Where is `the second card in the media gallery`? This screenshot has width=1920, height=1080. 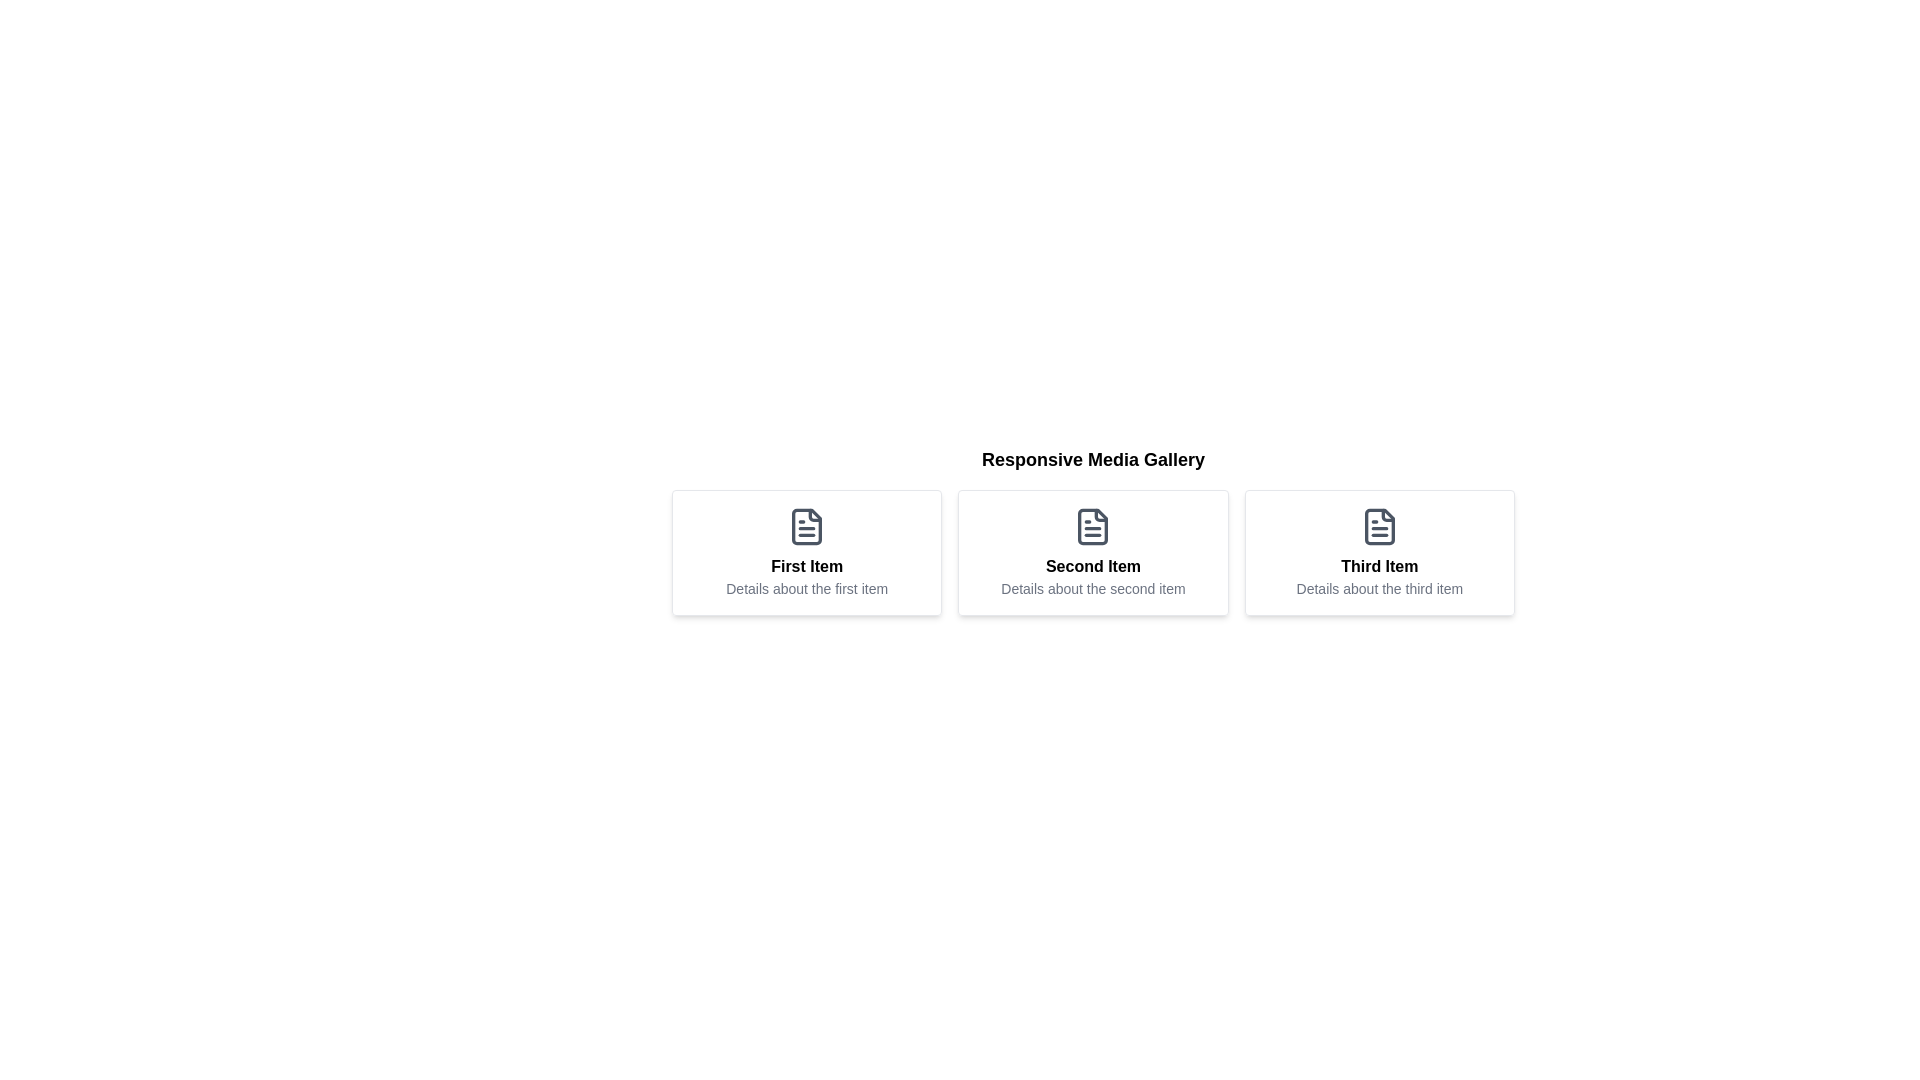 the second card in the media gallery is located at coordinates (1092, 530).